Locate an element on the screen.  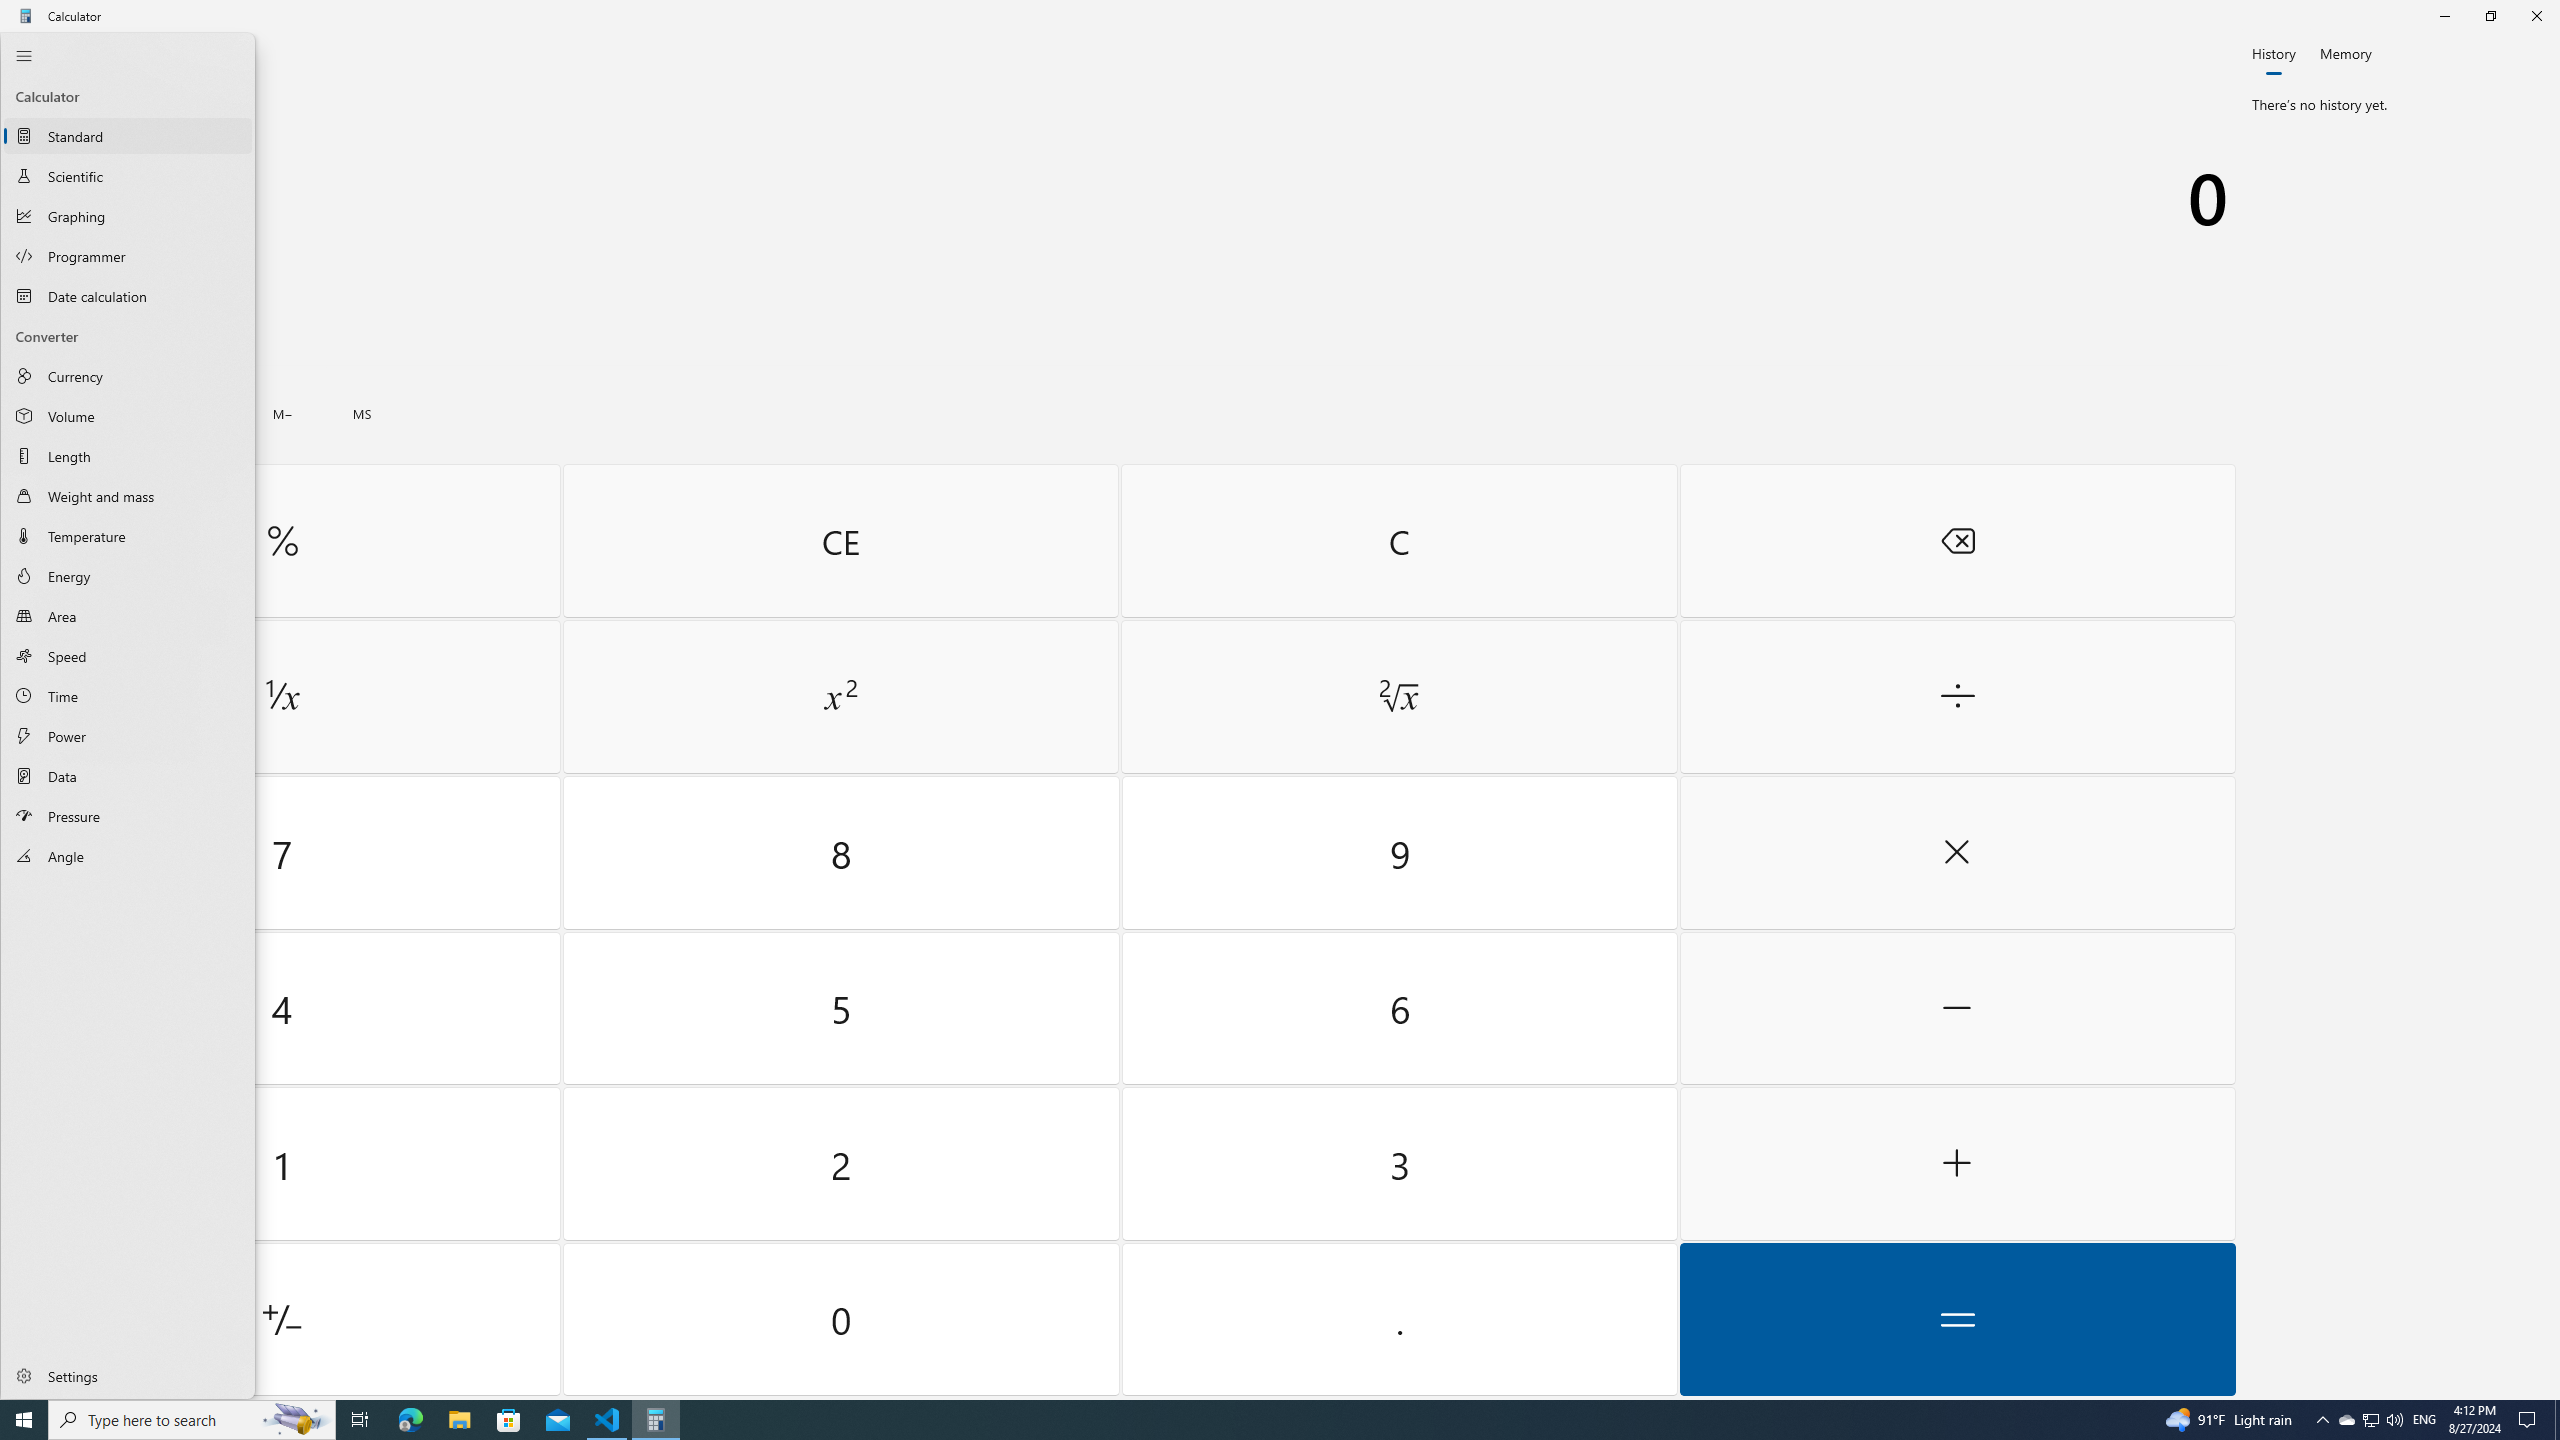
'Memory subtract' is located at coordinates (281, 413).